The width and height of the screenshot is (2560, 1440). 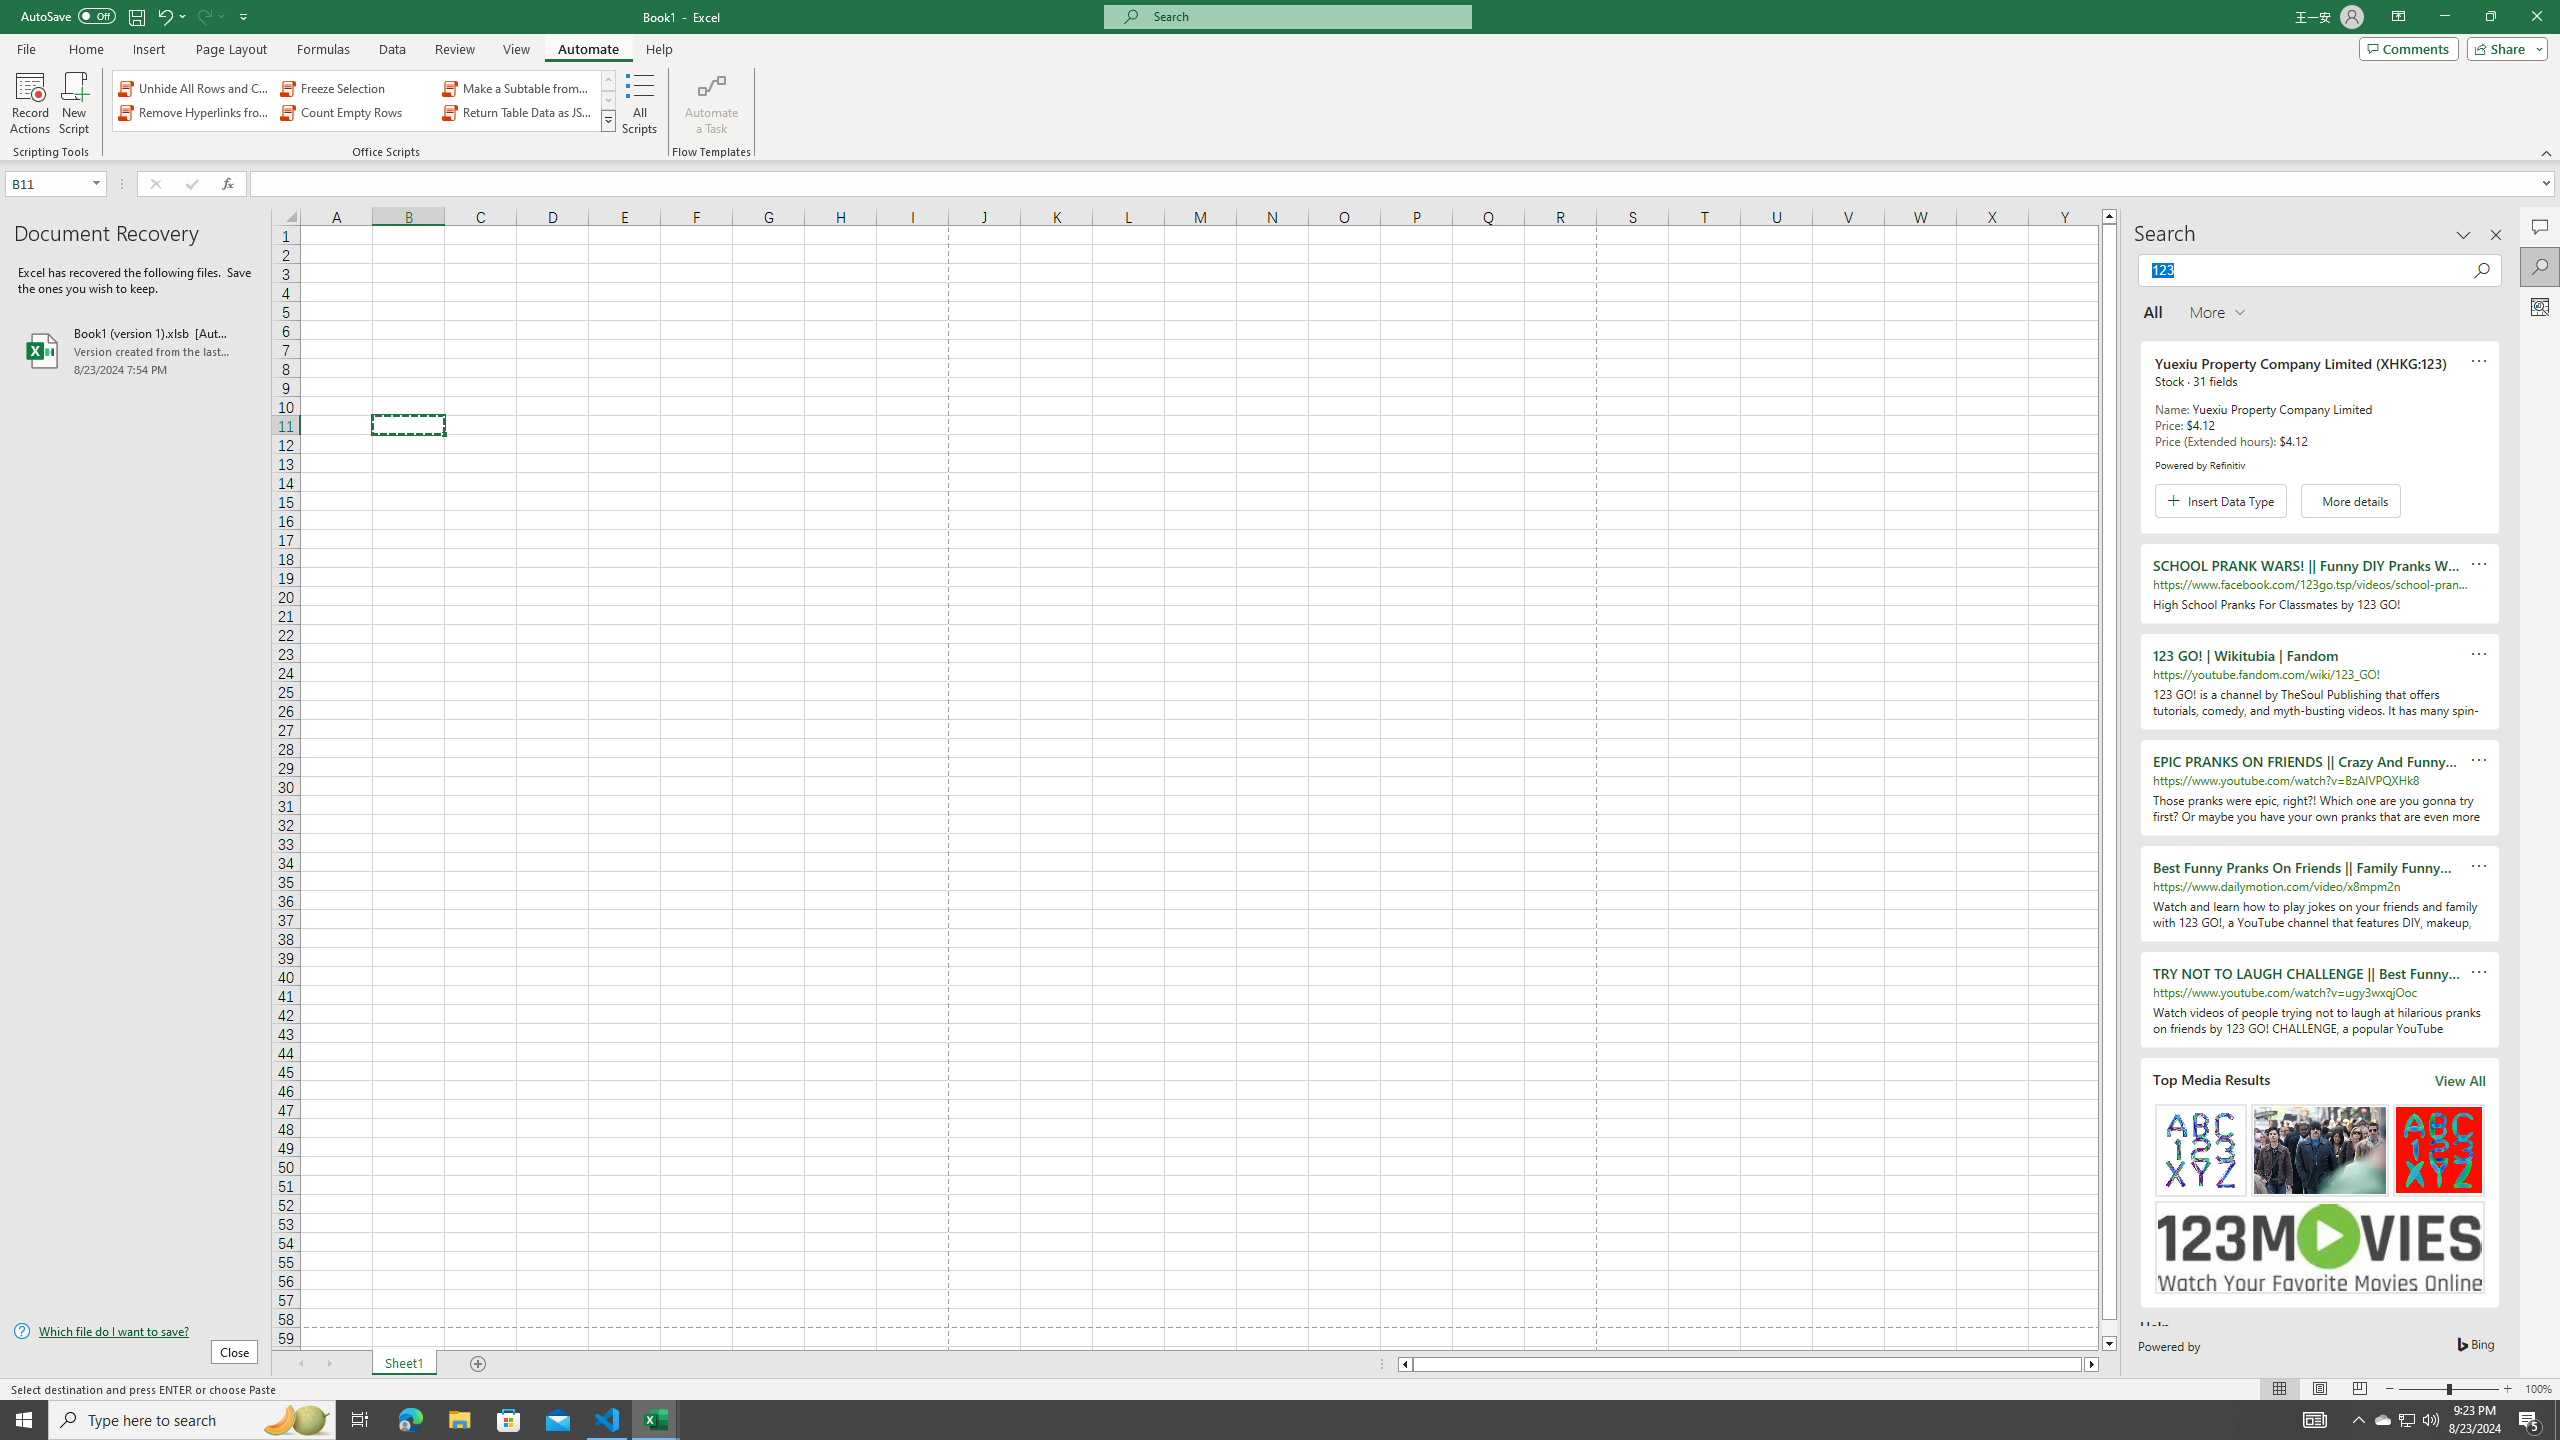 I want to click on 'Automate a Task', so click(x=710, y=103).